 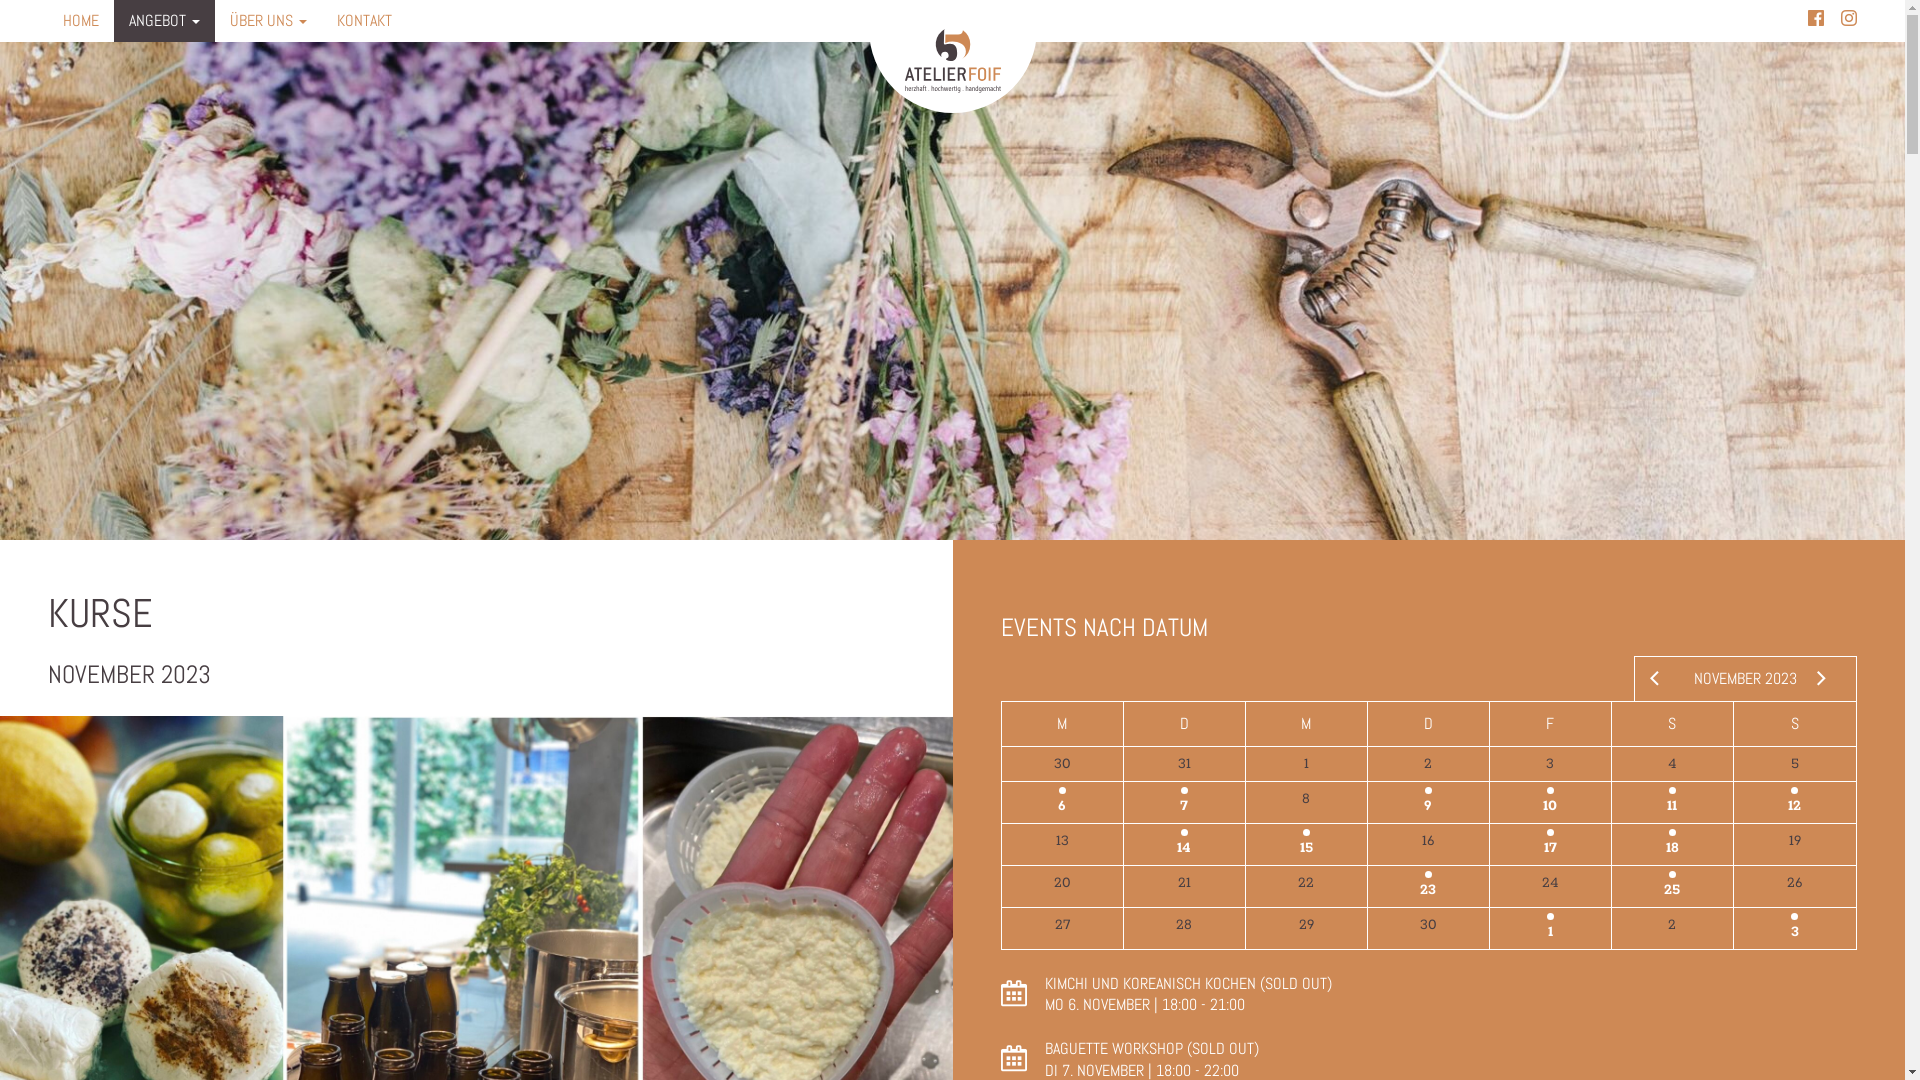 I want to click on '0 VERANSTALTUNGEN,, so click(x=1002, y=885).